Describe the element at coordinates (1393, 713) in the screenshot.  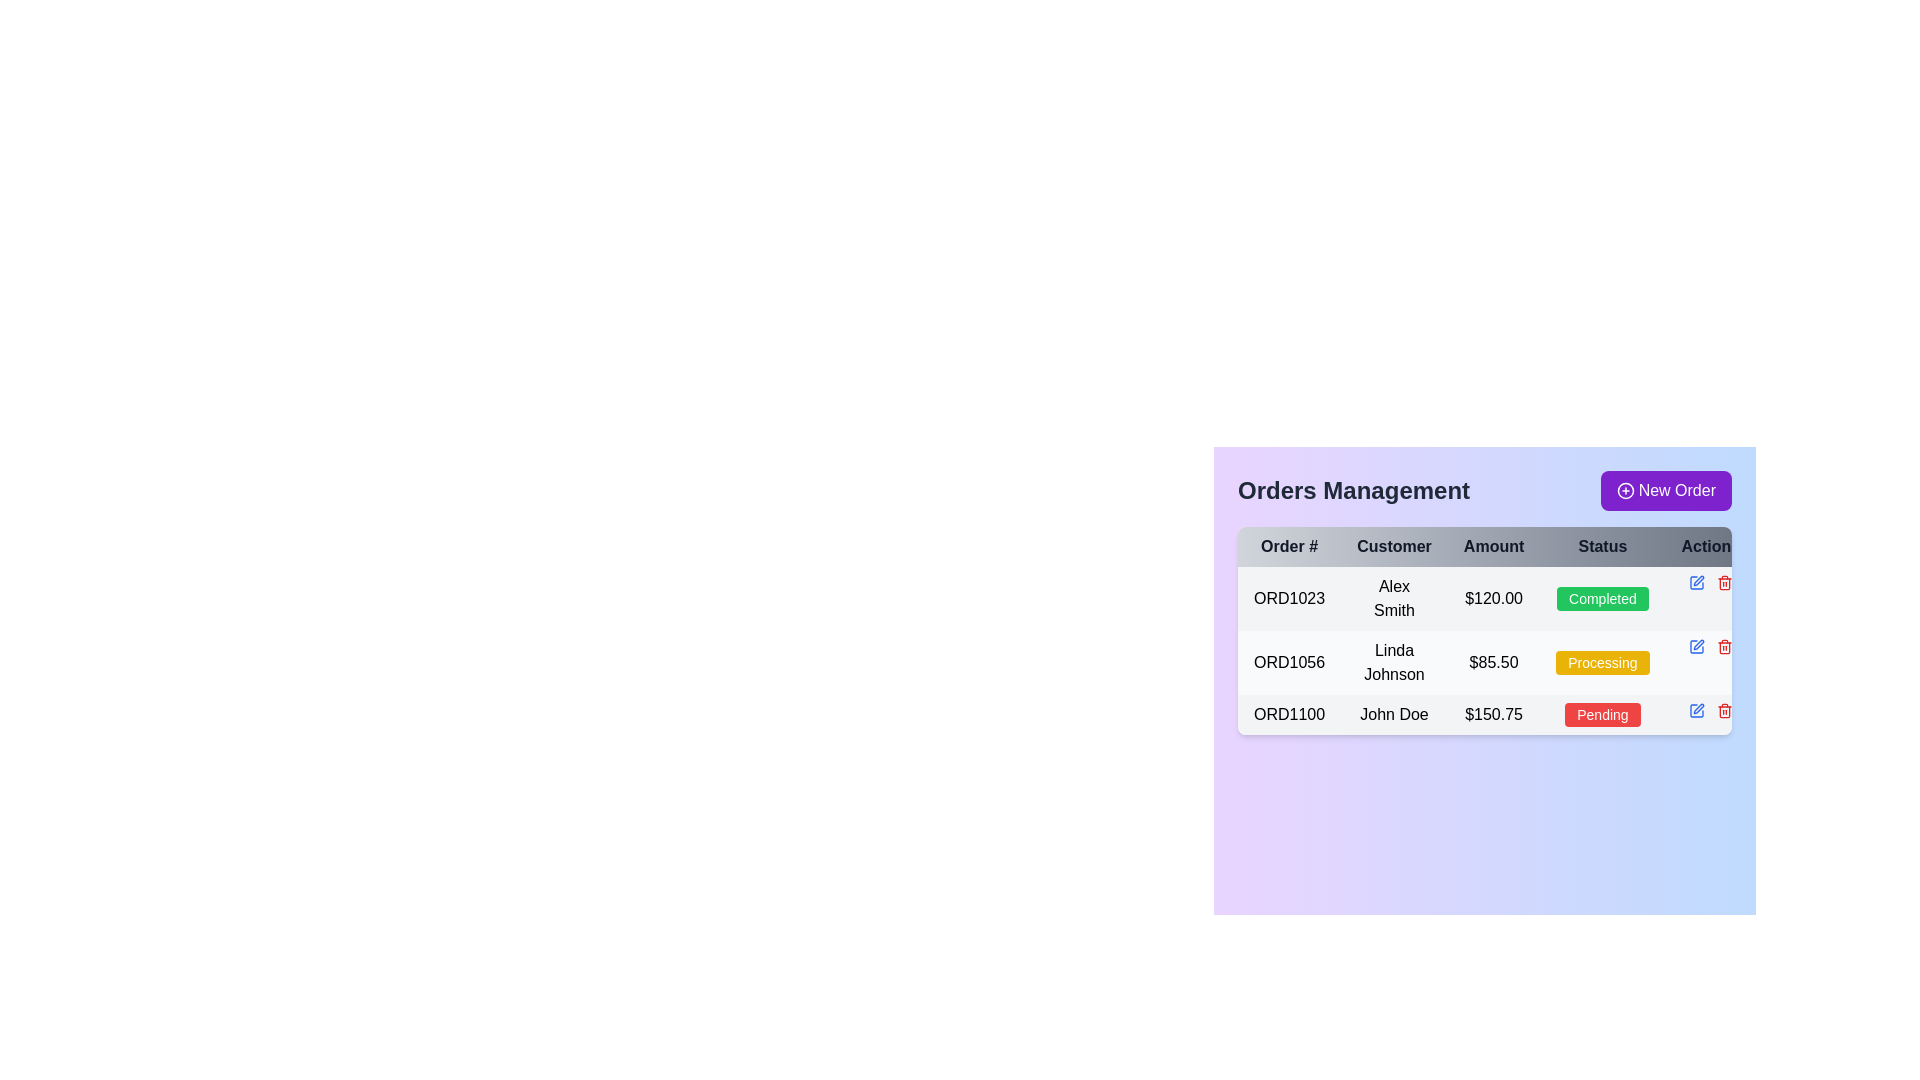
I see `the Label displaying 'John Doe' located in the 'Customer' column of the order 'ORD1100' in the table` at that location.